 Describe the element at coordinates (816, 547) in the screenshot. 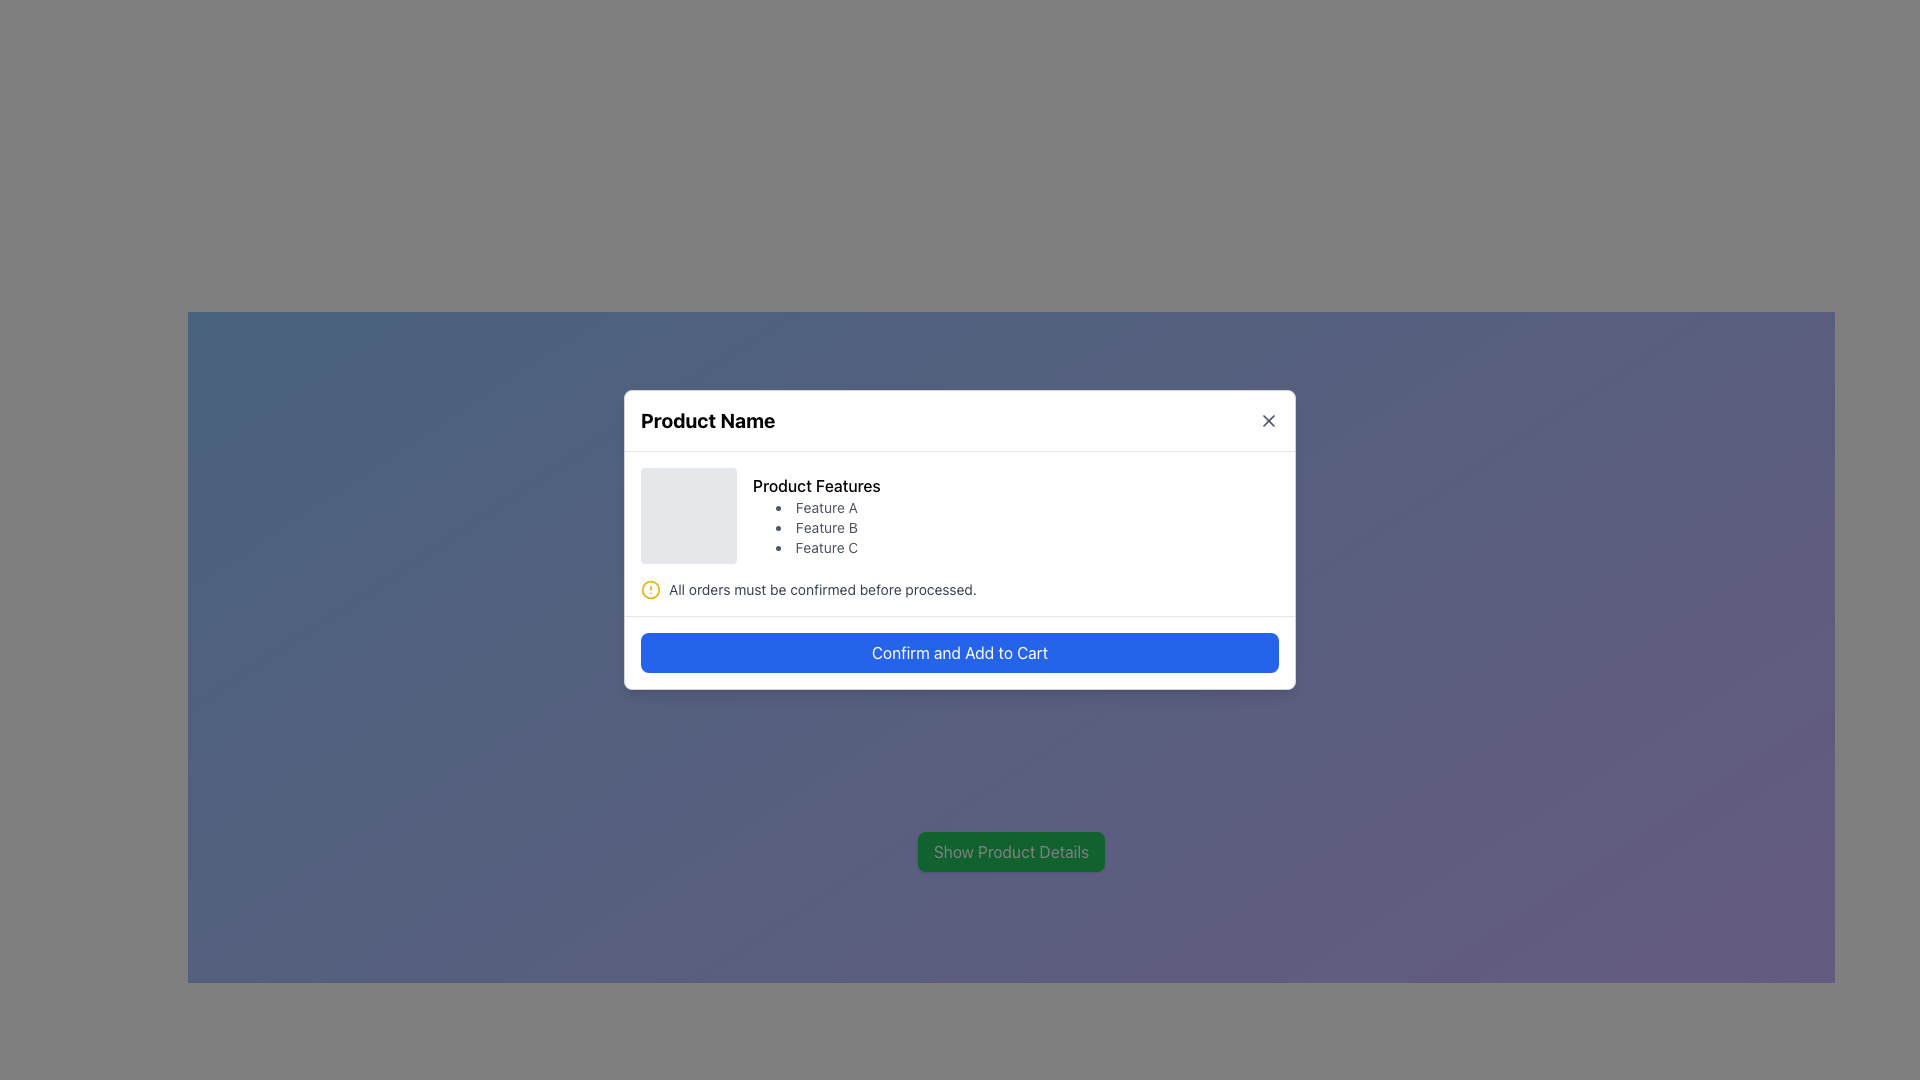

I see `the list item displaying 'Feature C' in a smaller, gray font, which is the third item in a bulleted list under the 'Product Features' header` at that location.